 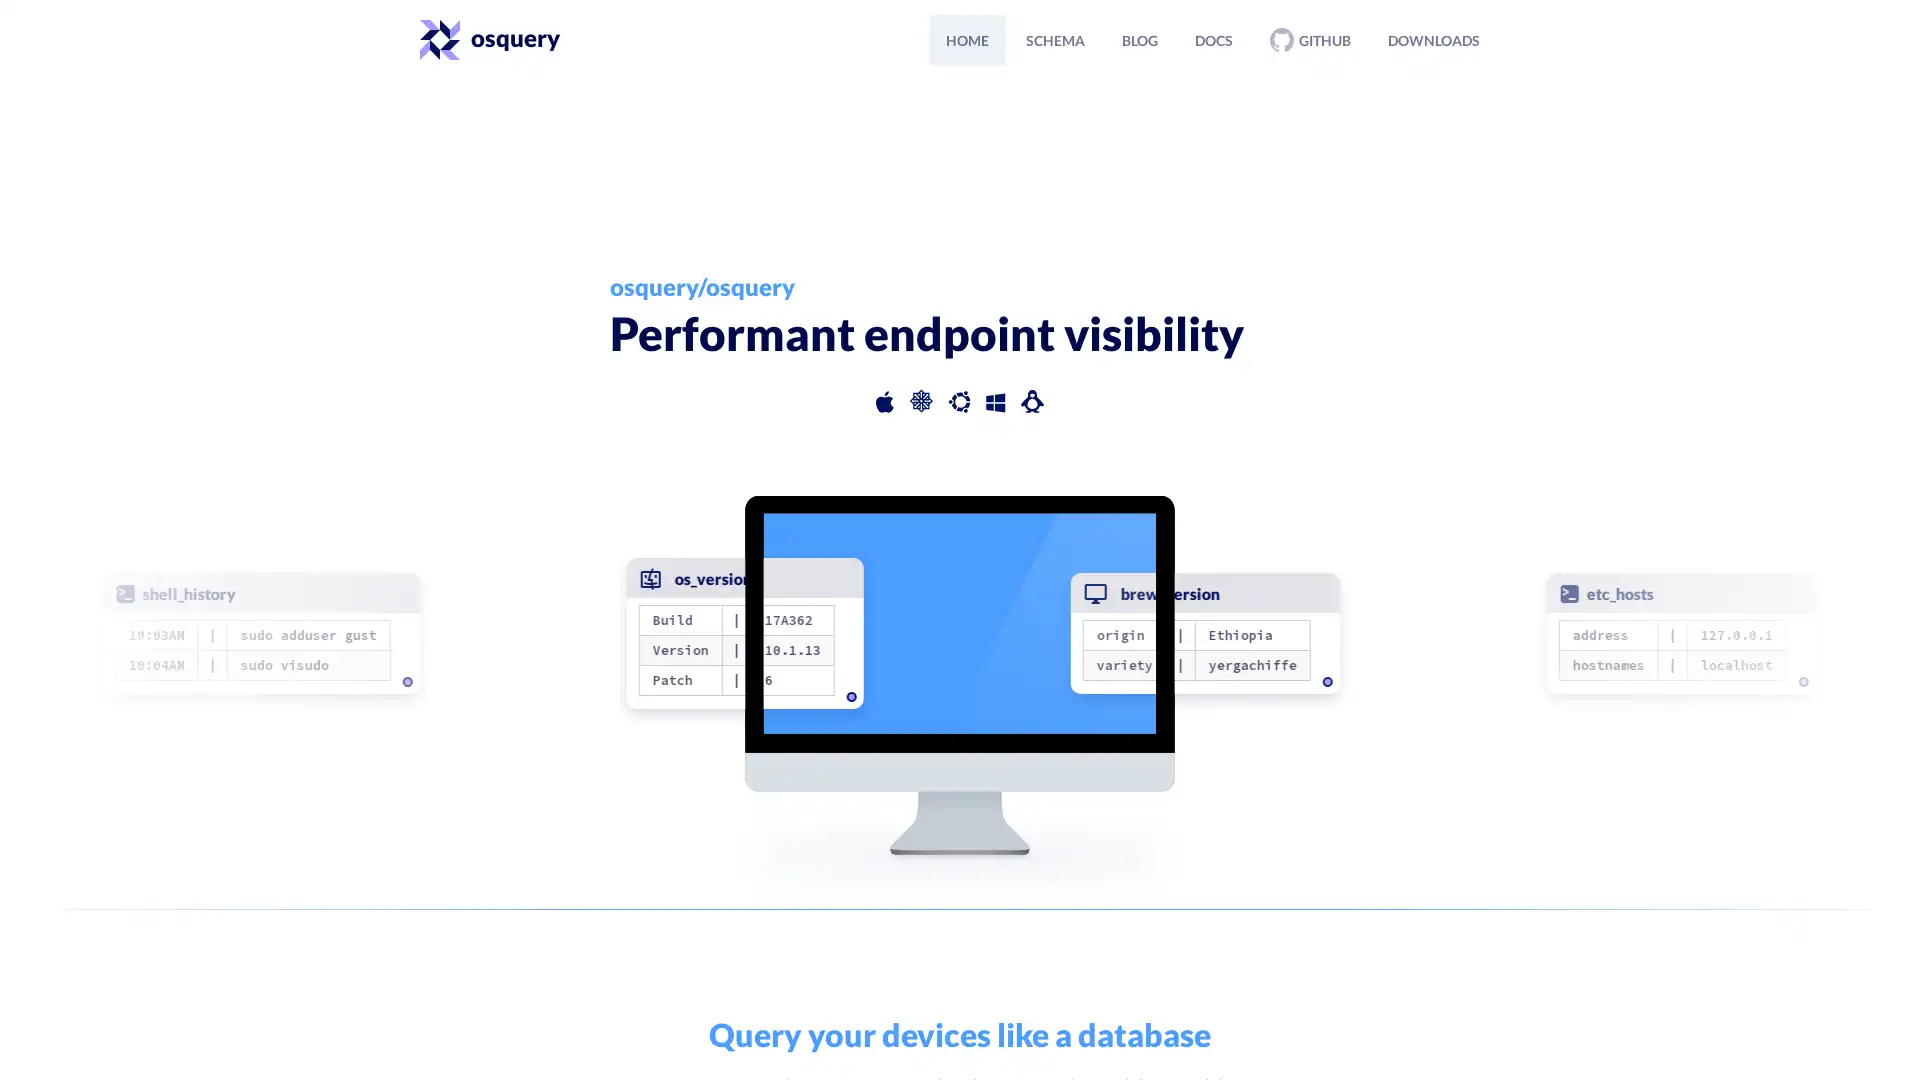 What do you see at coordinates (1213, 39) in the screenshot?
I see `DOCS` at bounding box center [1213, 39].